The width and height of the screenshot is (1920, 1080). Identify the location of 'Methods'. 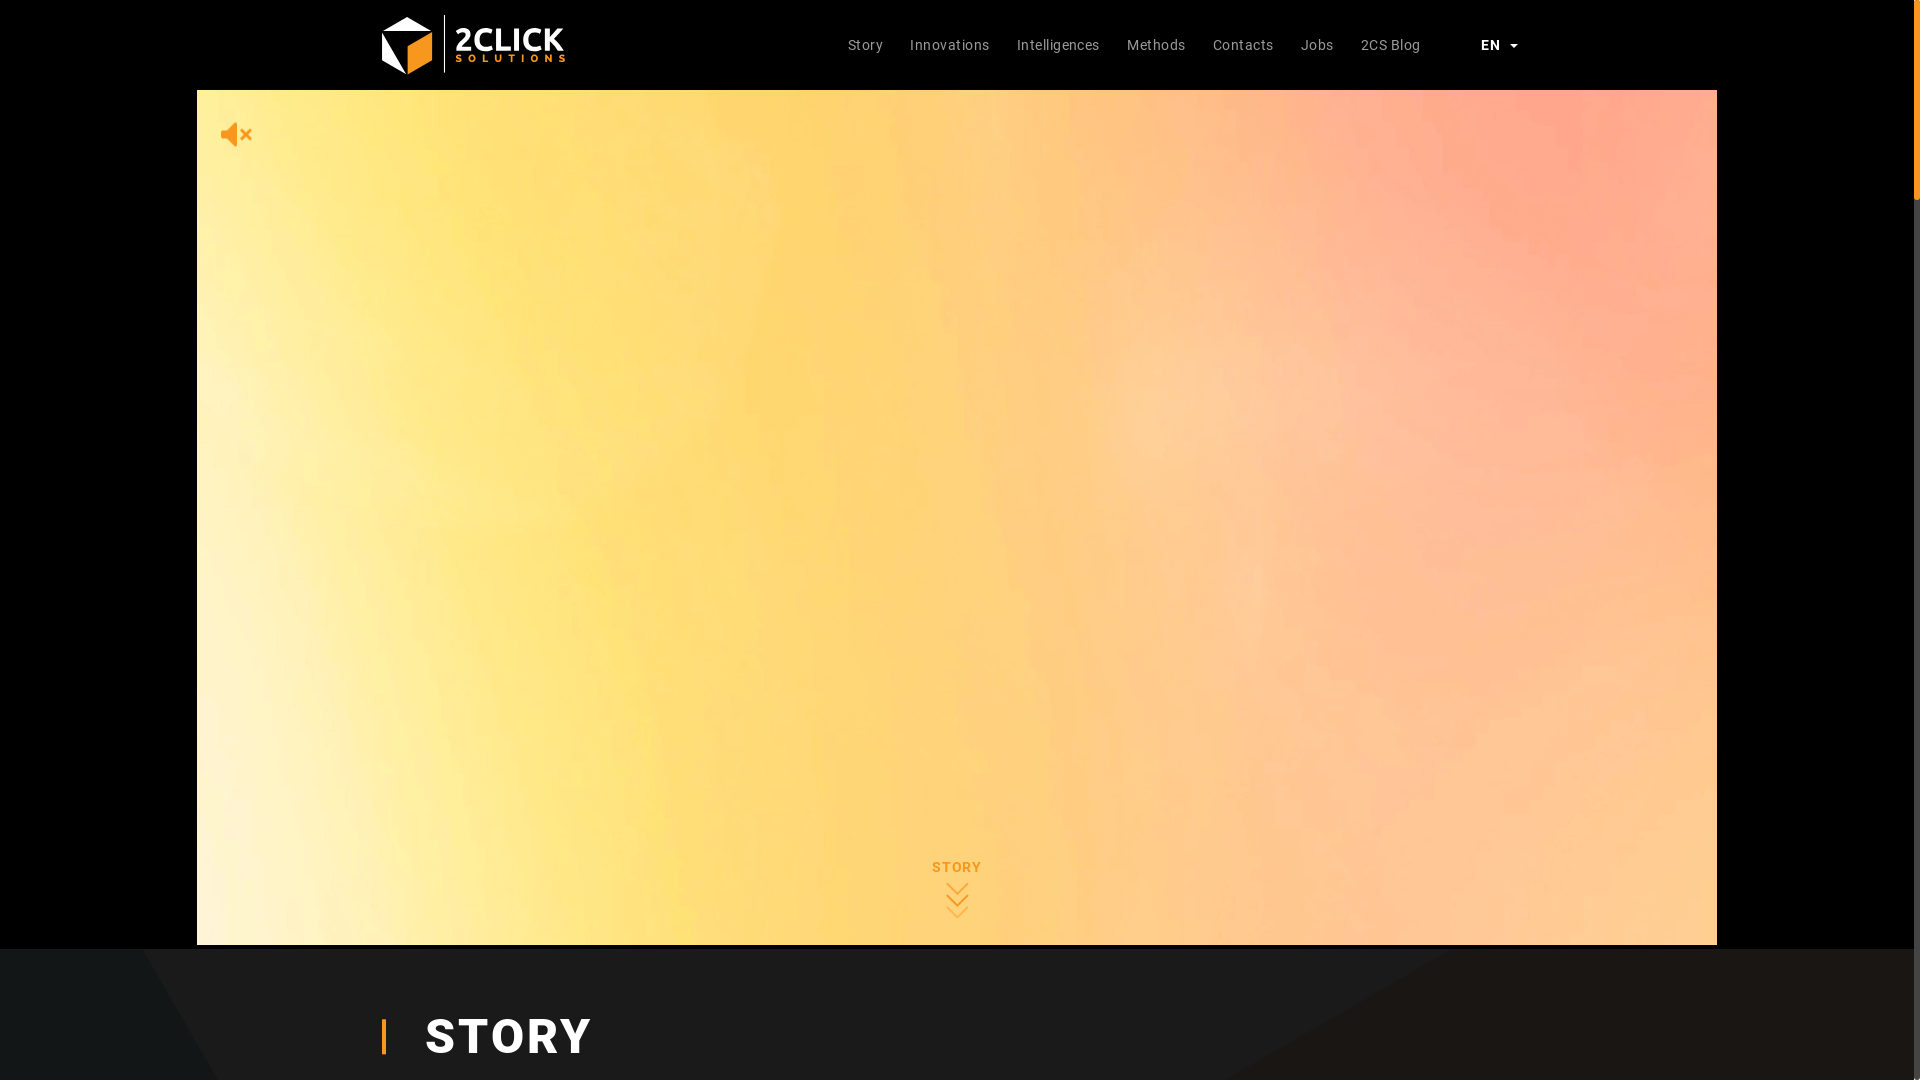
(1156, 44).